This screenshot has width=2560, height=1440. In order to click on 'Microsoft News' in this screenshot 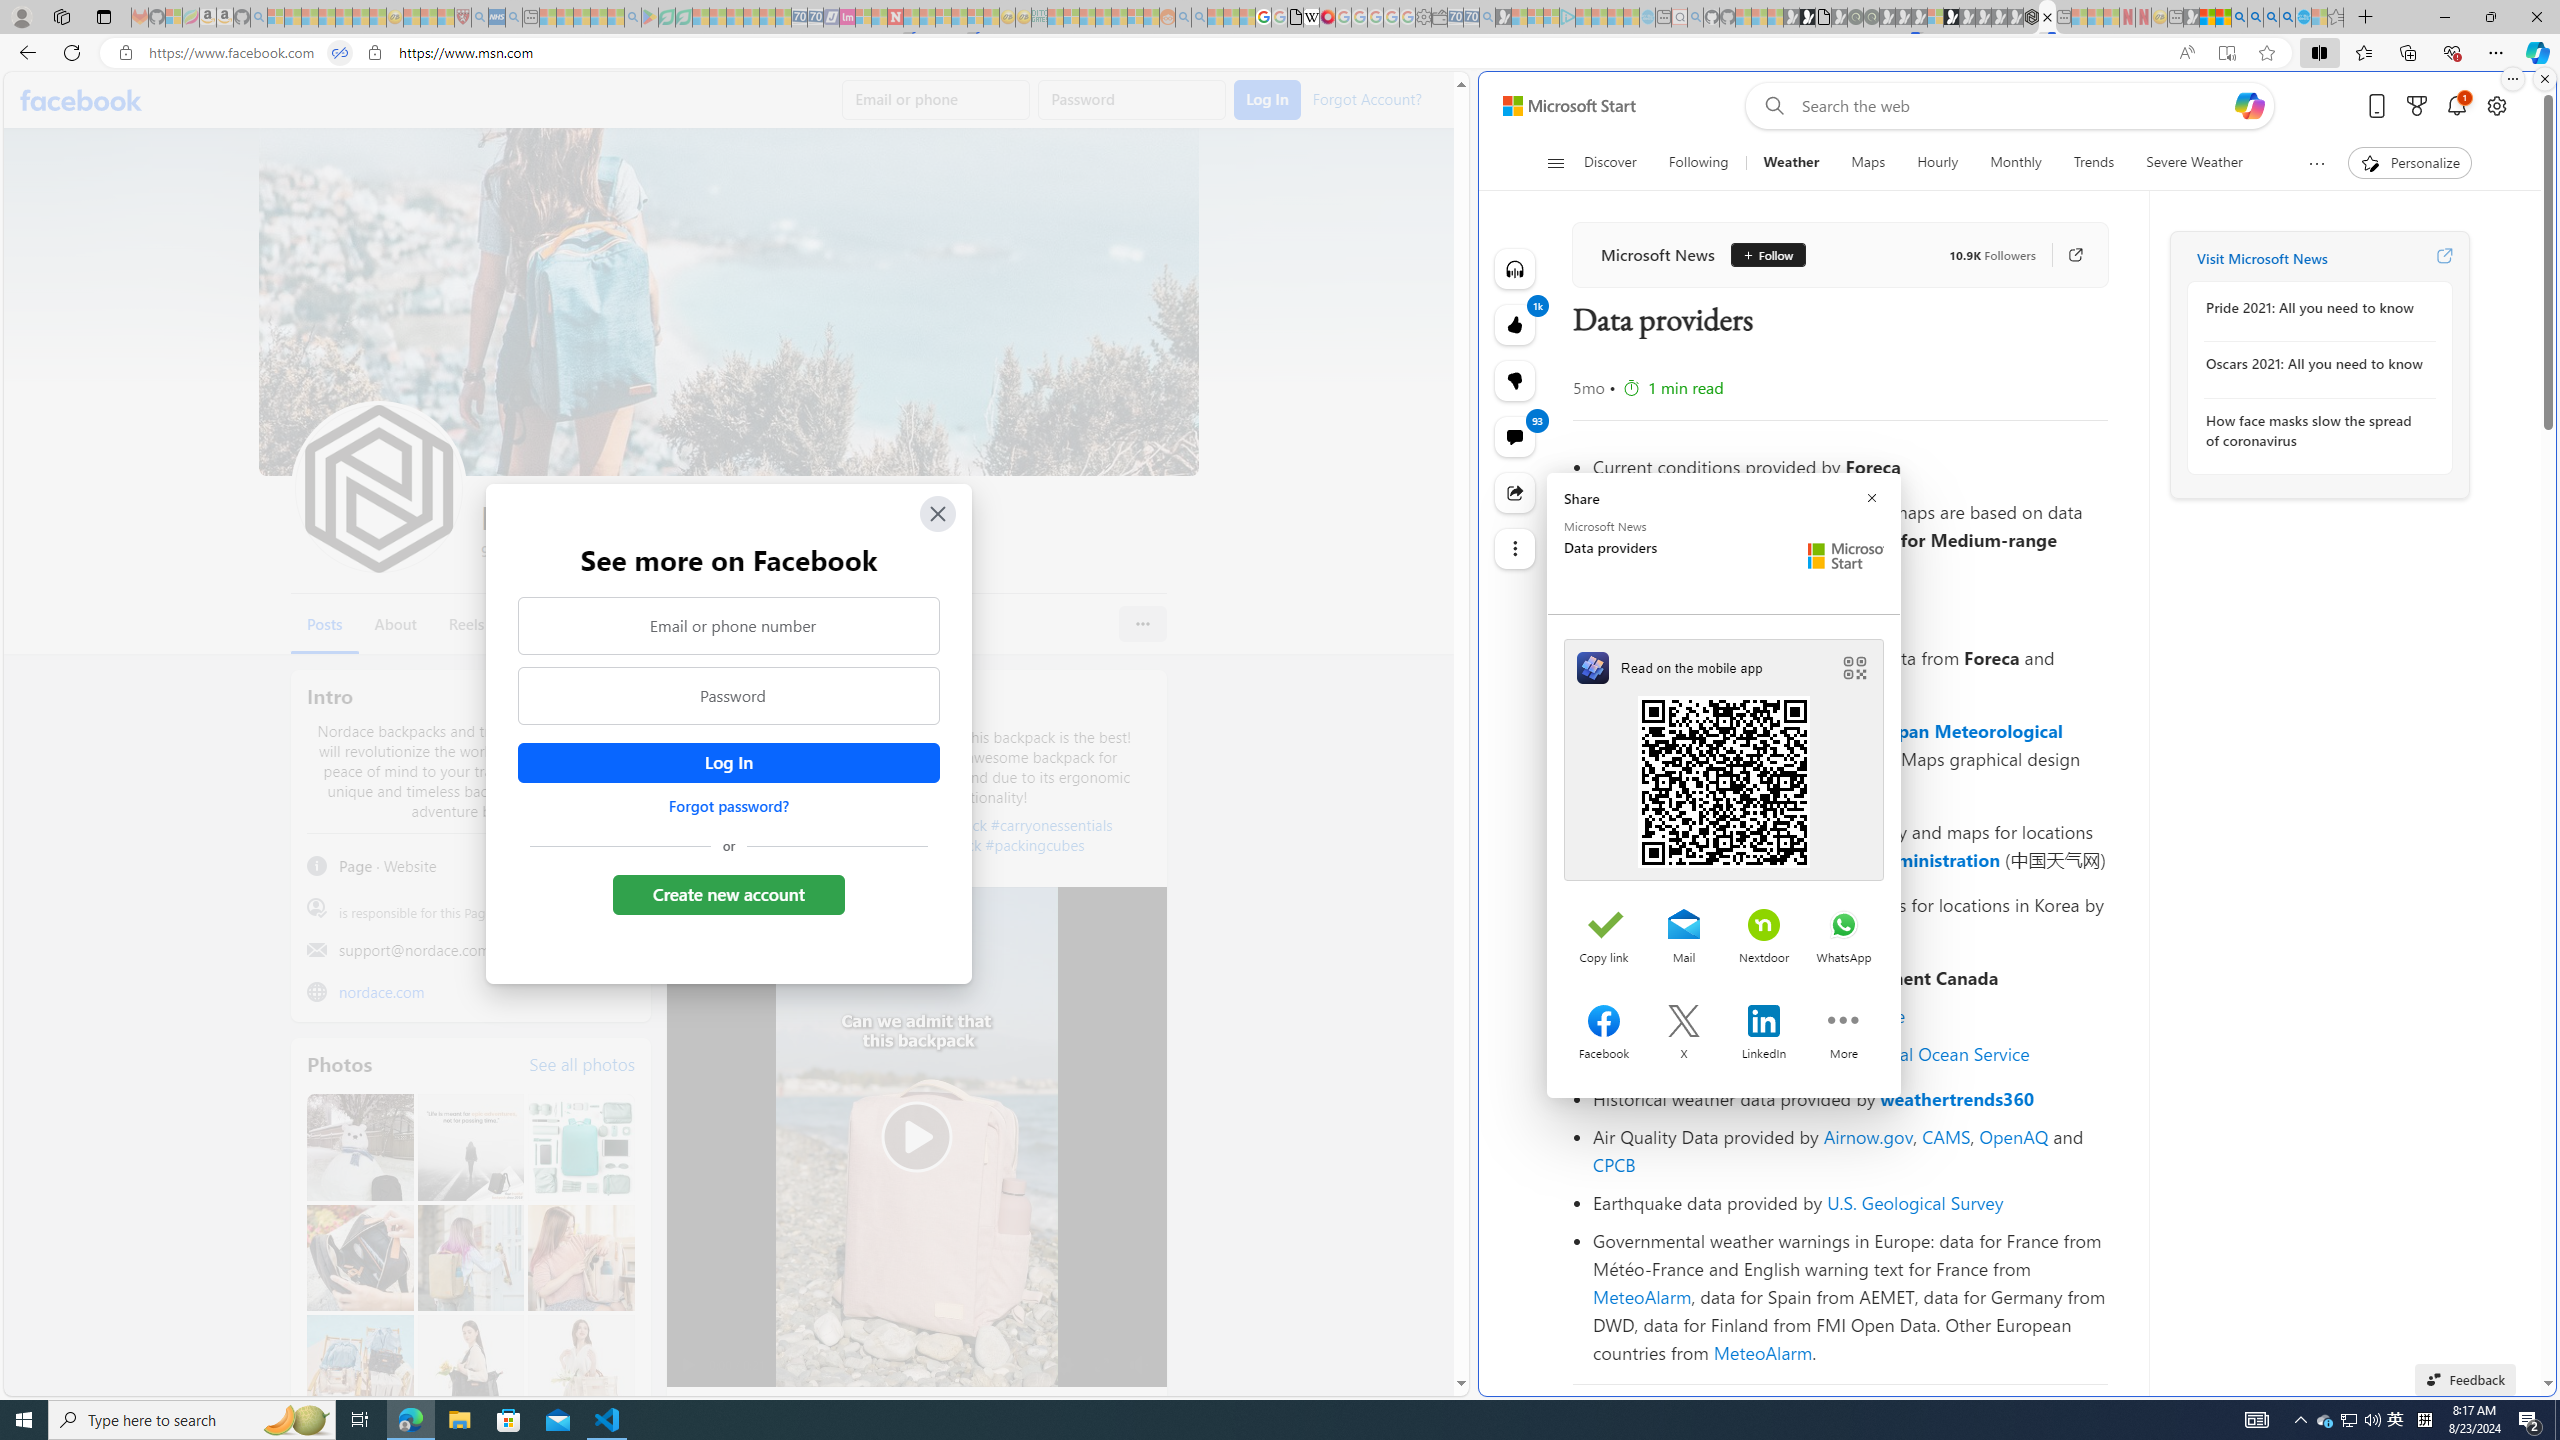, I will do `click(1656, 253)`.